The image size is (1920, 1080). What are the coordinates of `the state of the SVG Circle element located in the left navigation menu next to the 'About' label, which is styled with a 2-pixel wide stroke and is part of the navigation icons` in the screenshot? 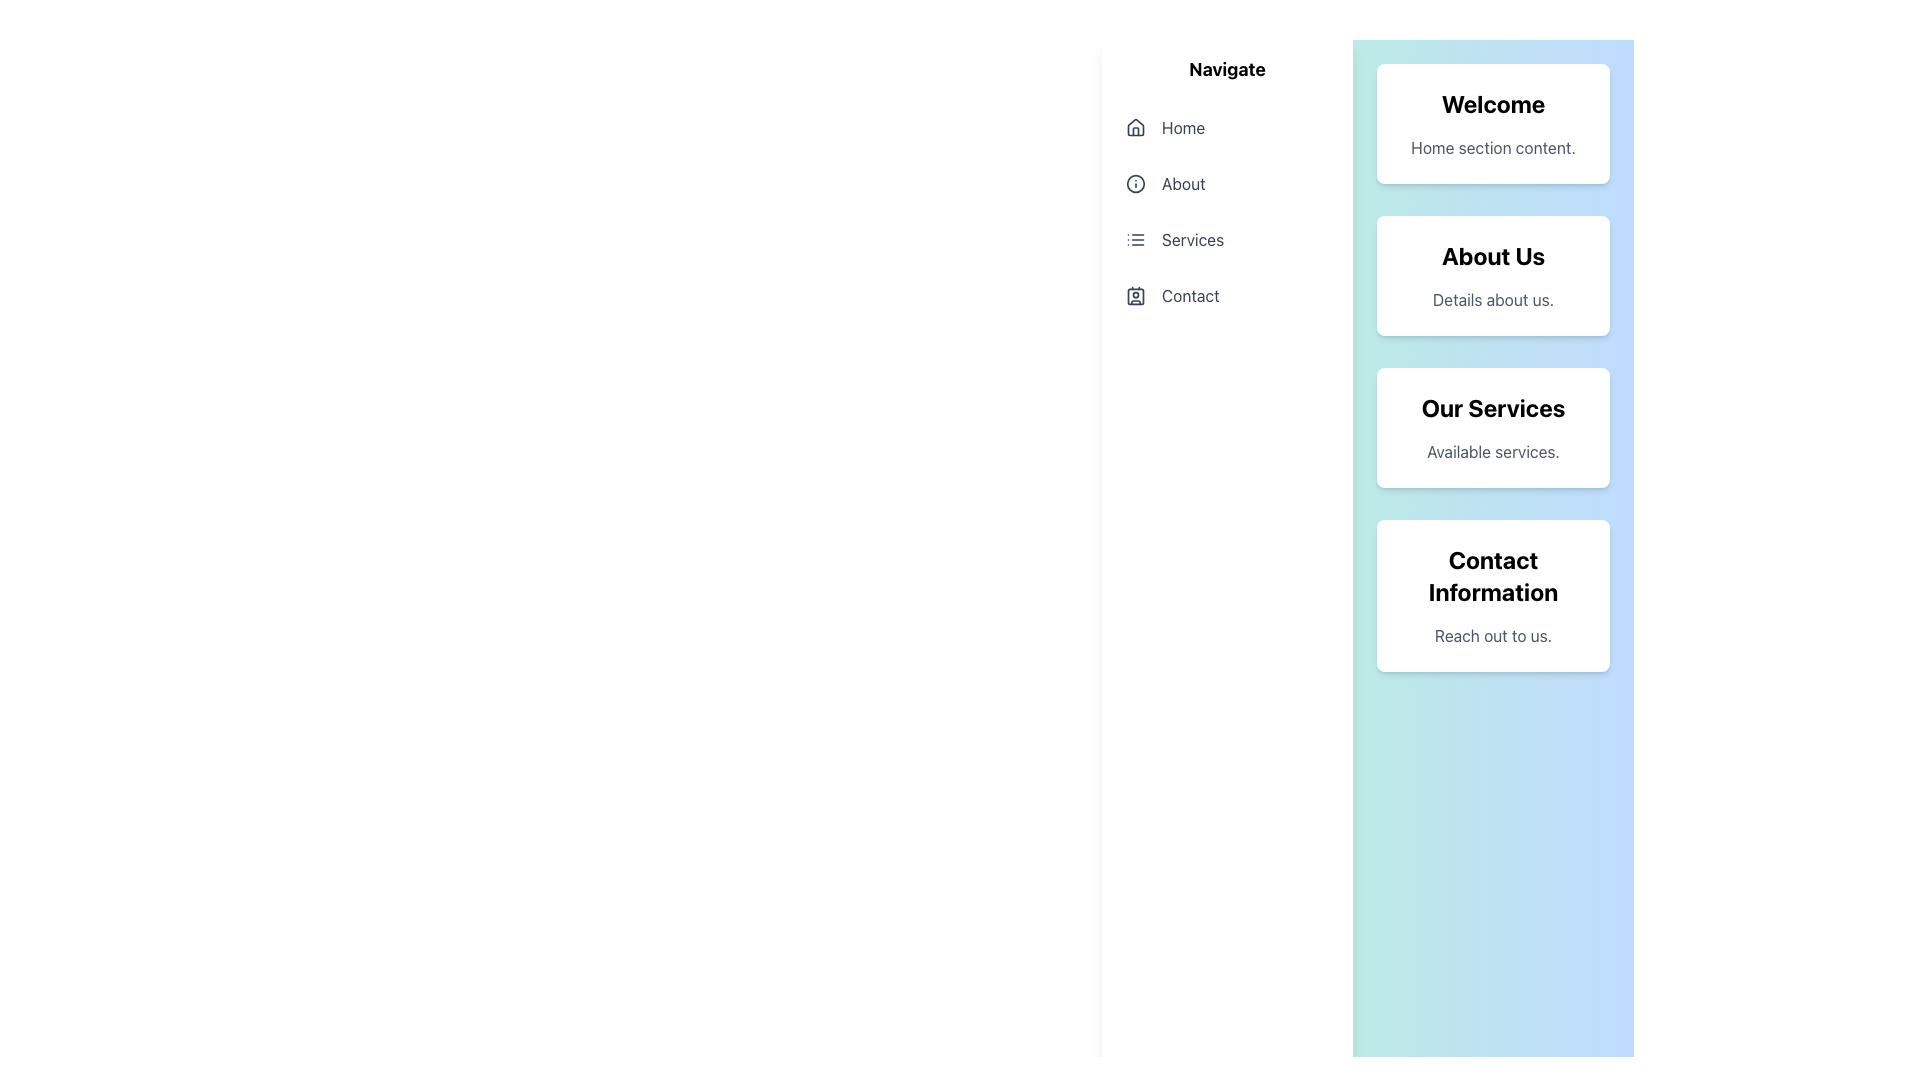 It's located at (1136, 184).